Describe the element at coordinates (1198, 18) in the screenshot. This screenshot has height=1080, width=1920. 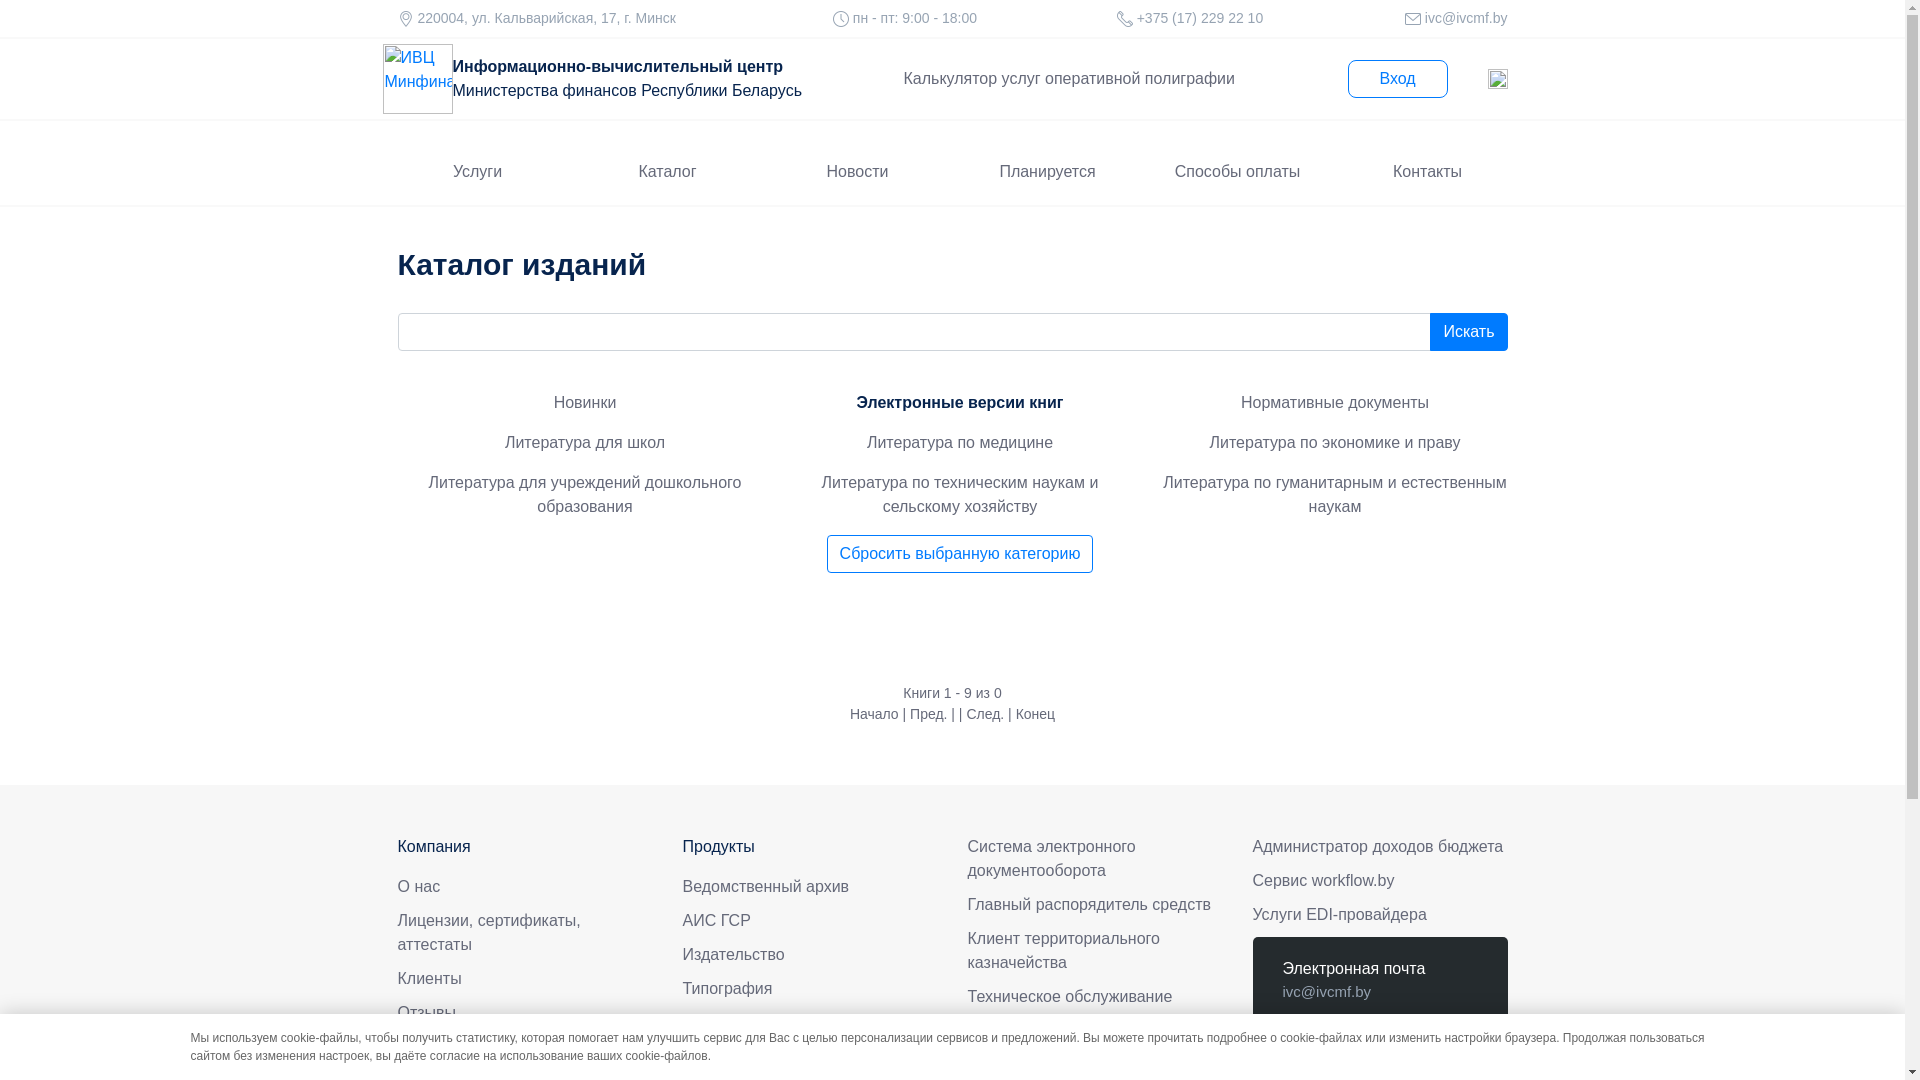
I see `'+375 (17) 229 22 10'` at that location.